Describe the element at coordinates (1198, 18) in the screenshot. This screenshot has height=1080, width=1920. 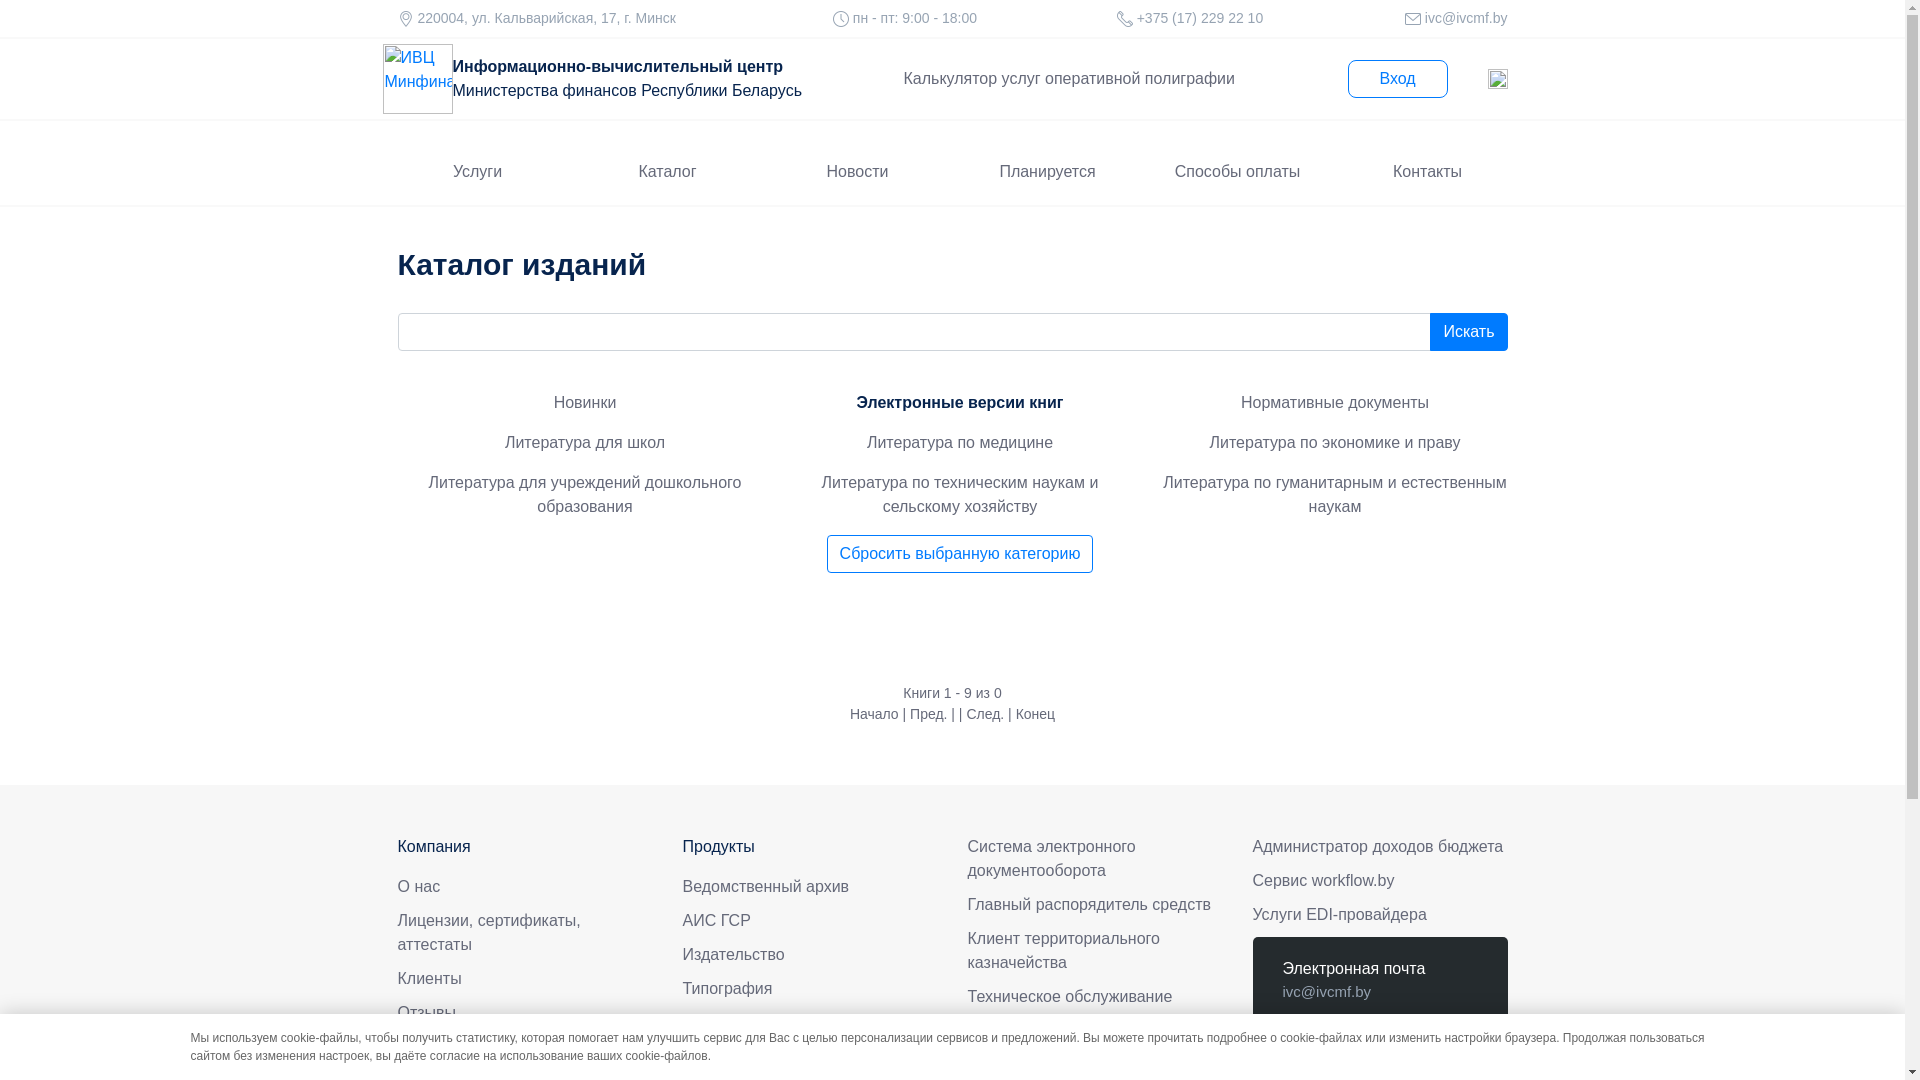
I see `'+375 (17) 229 22 10'` at that location.